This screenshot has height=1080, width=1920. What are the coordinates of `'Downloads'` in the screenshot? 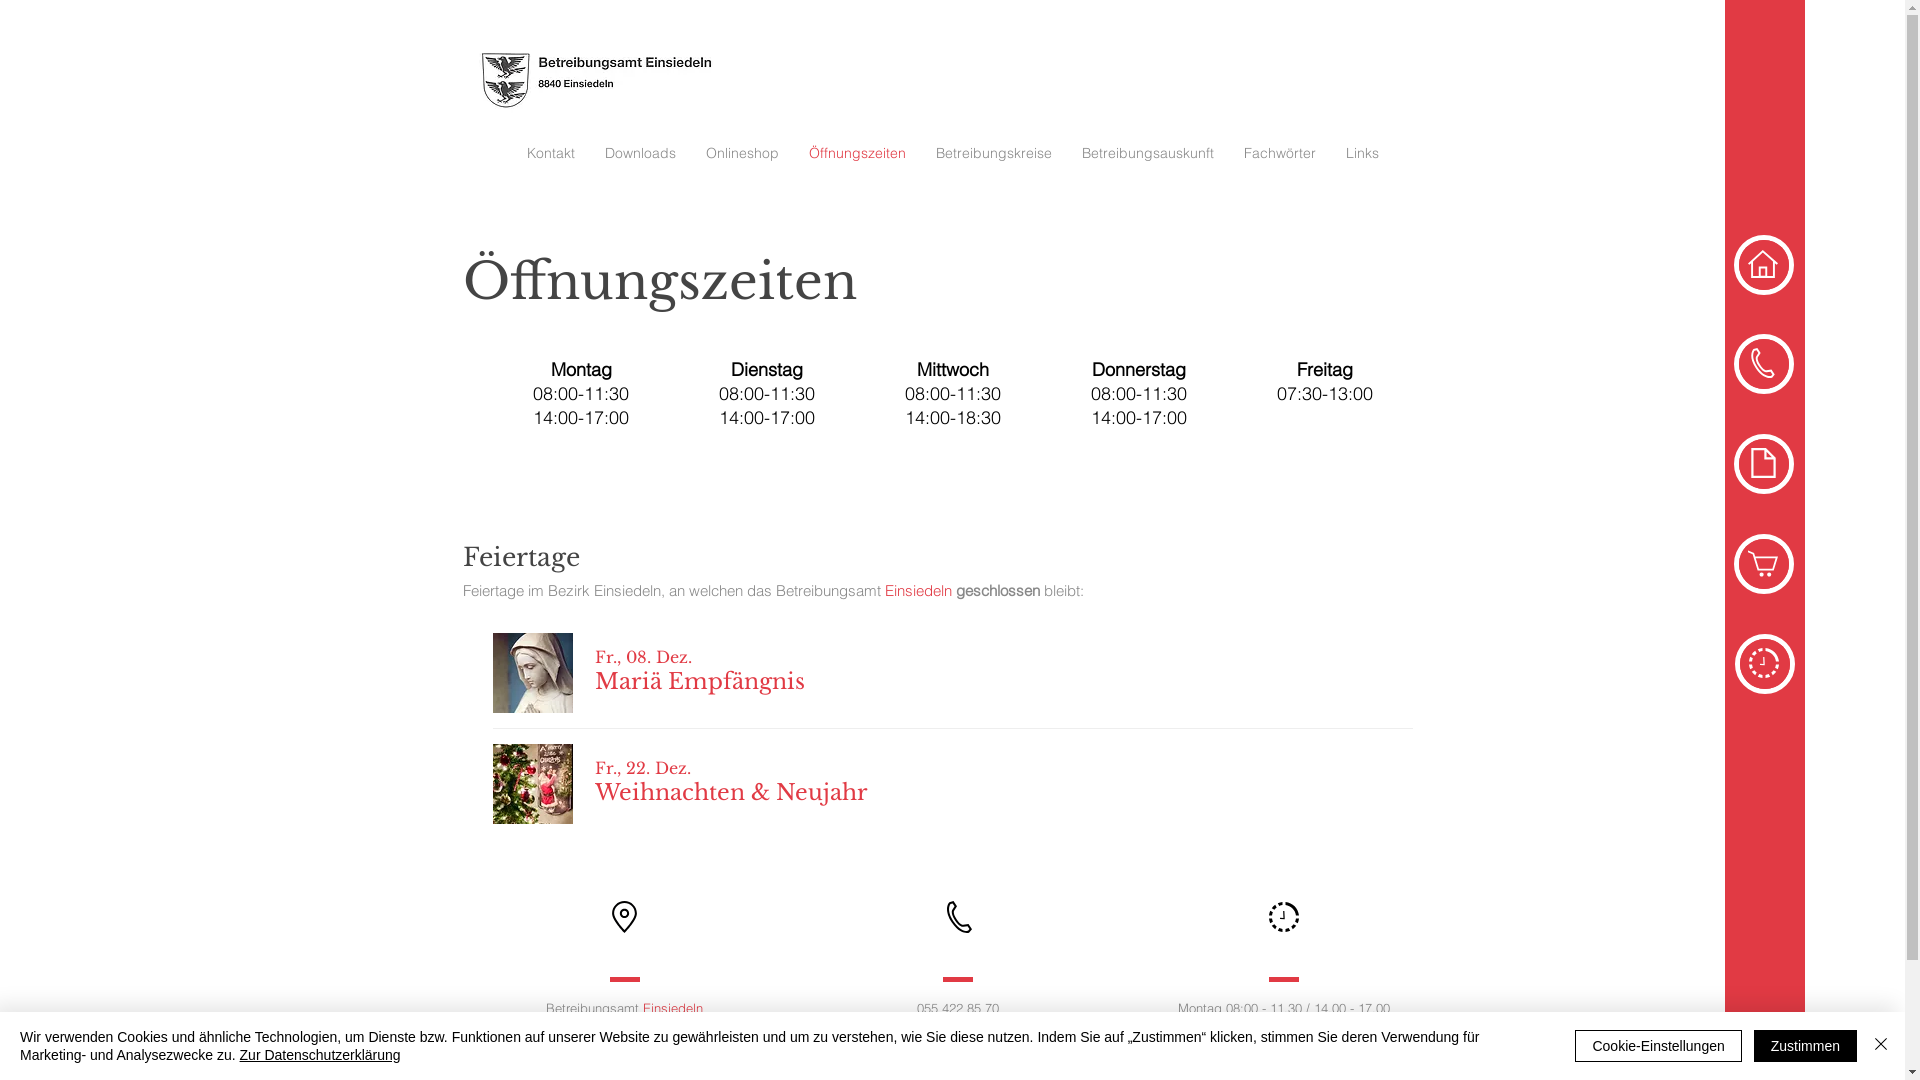 It's located at (640, 152).